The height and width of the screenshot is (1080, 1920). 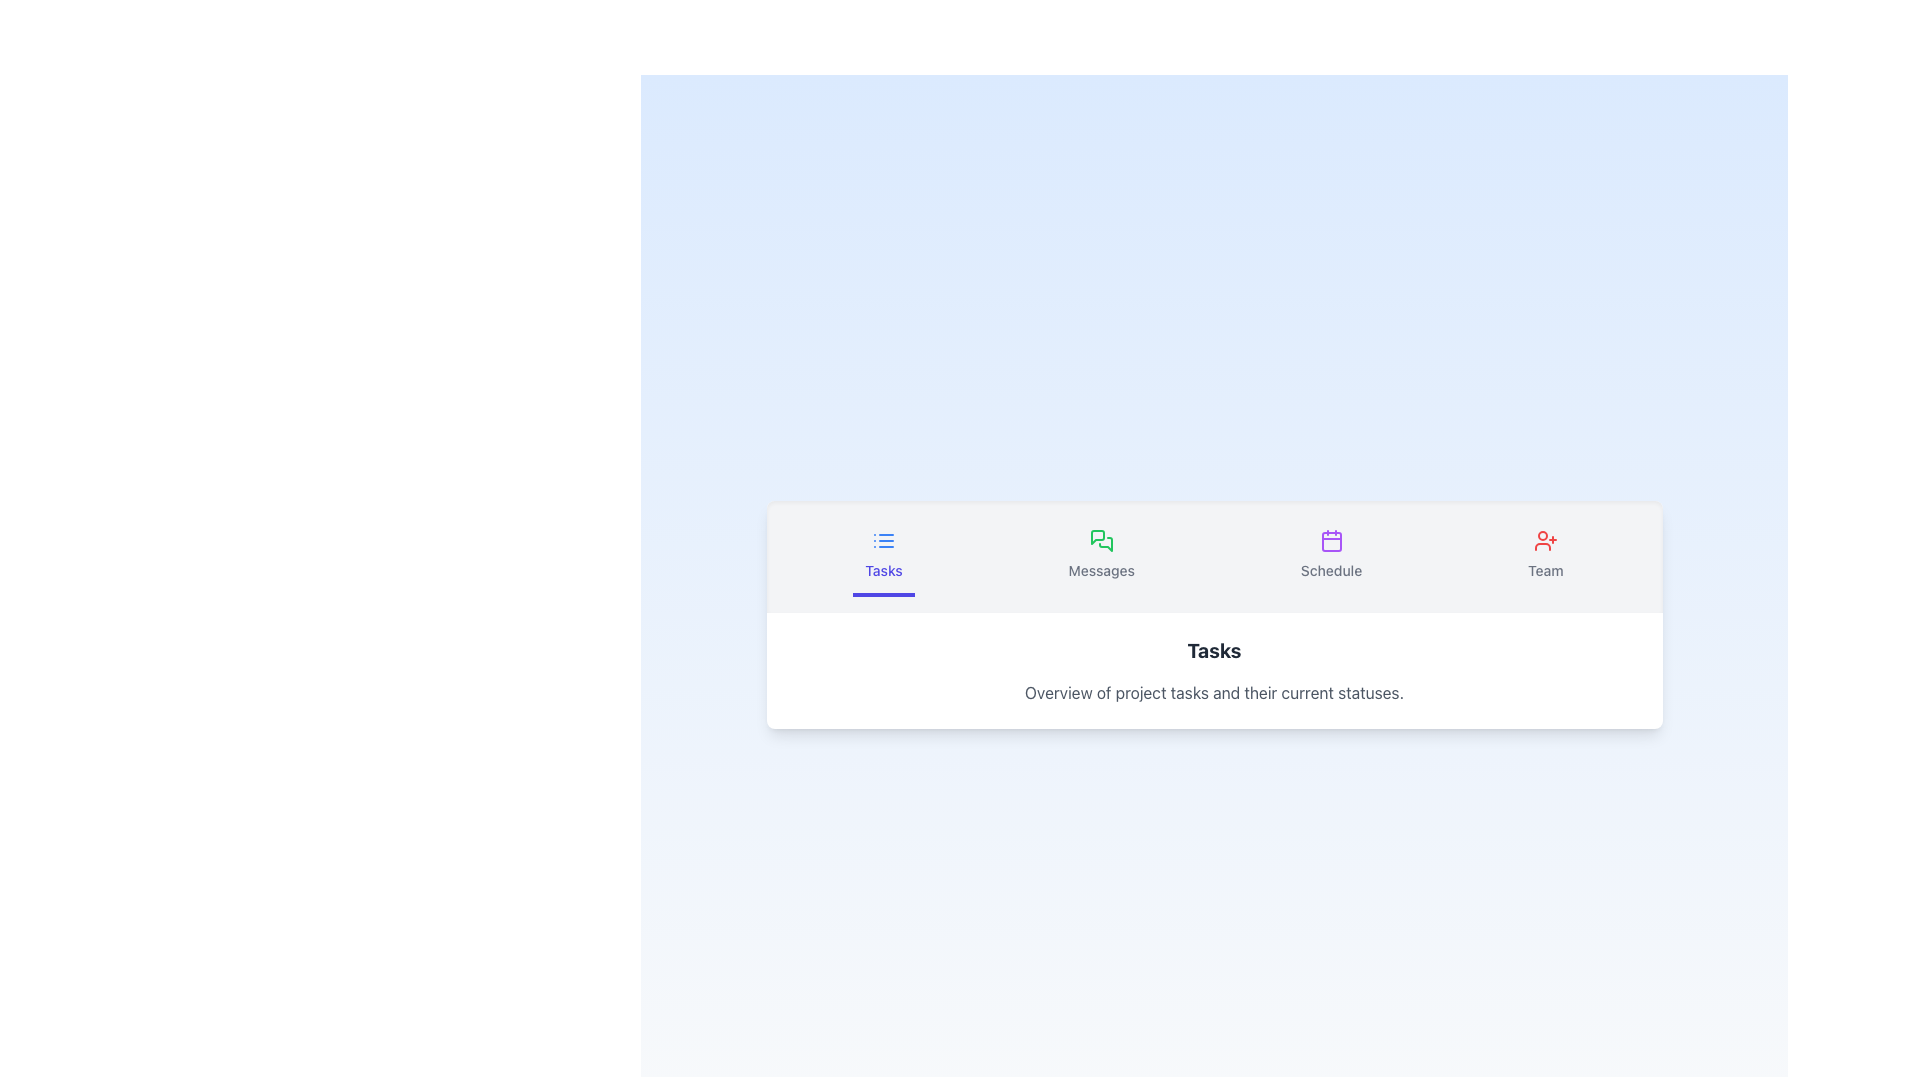 I want to click on the calendar SVG icon in the navigation bar, so click(x=1331, y=540).